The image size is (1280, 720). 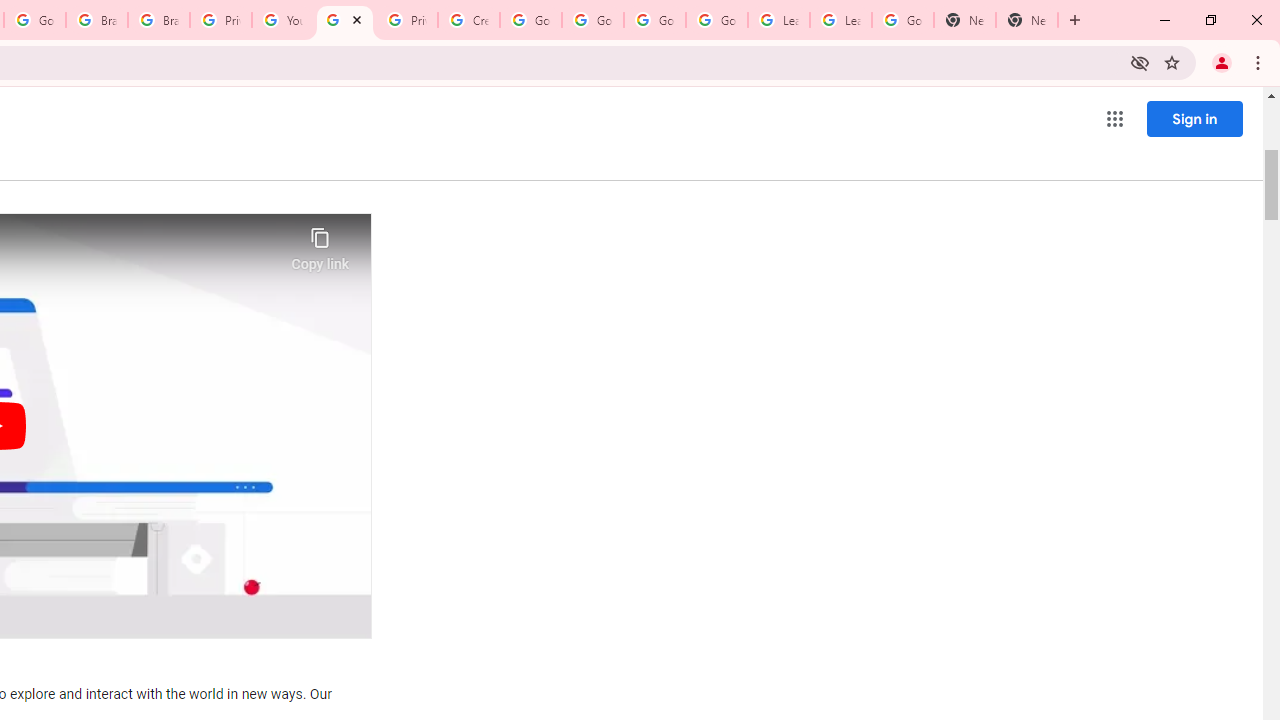 What do you see at coordinates (320, 243) in the screenshot?
I see `'Copy link'` at bounding box center [320, 243].